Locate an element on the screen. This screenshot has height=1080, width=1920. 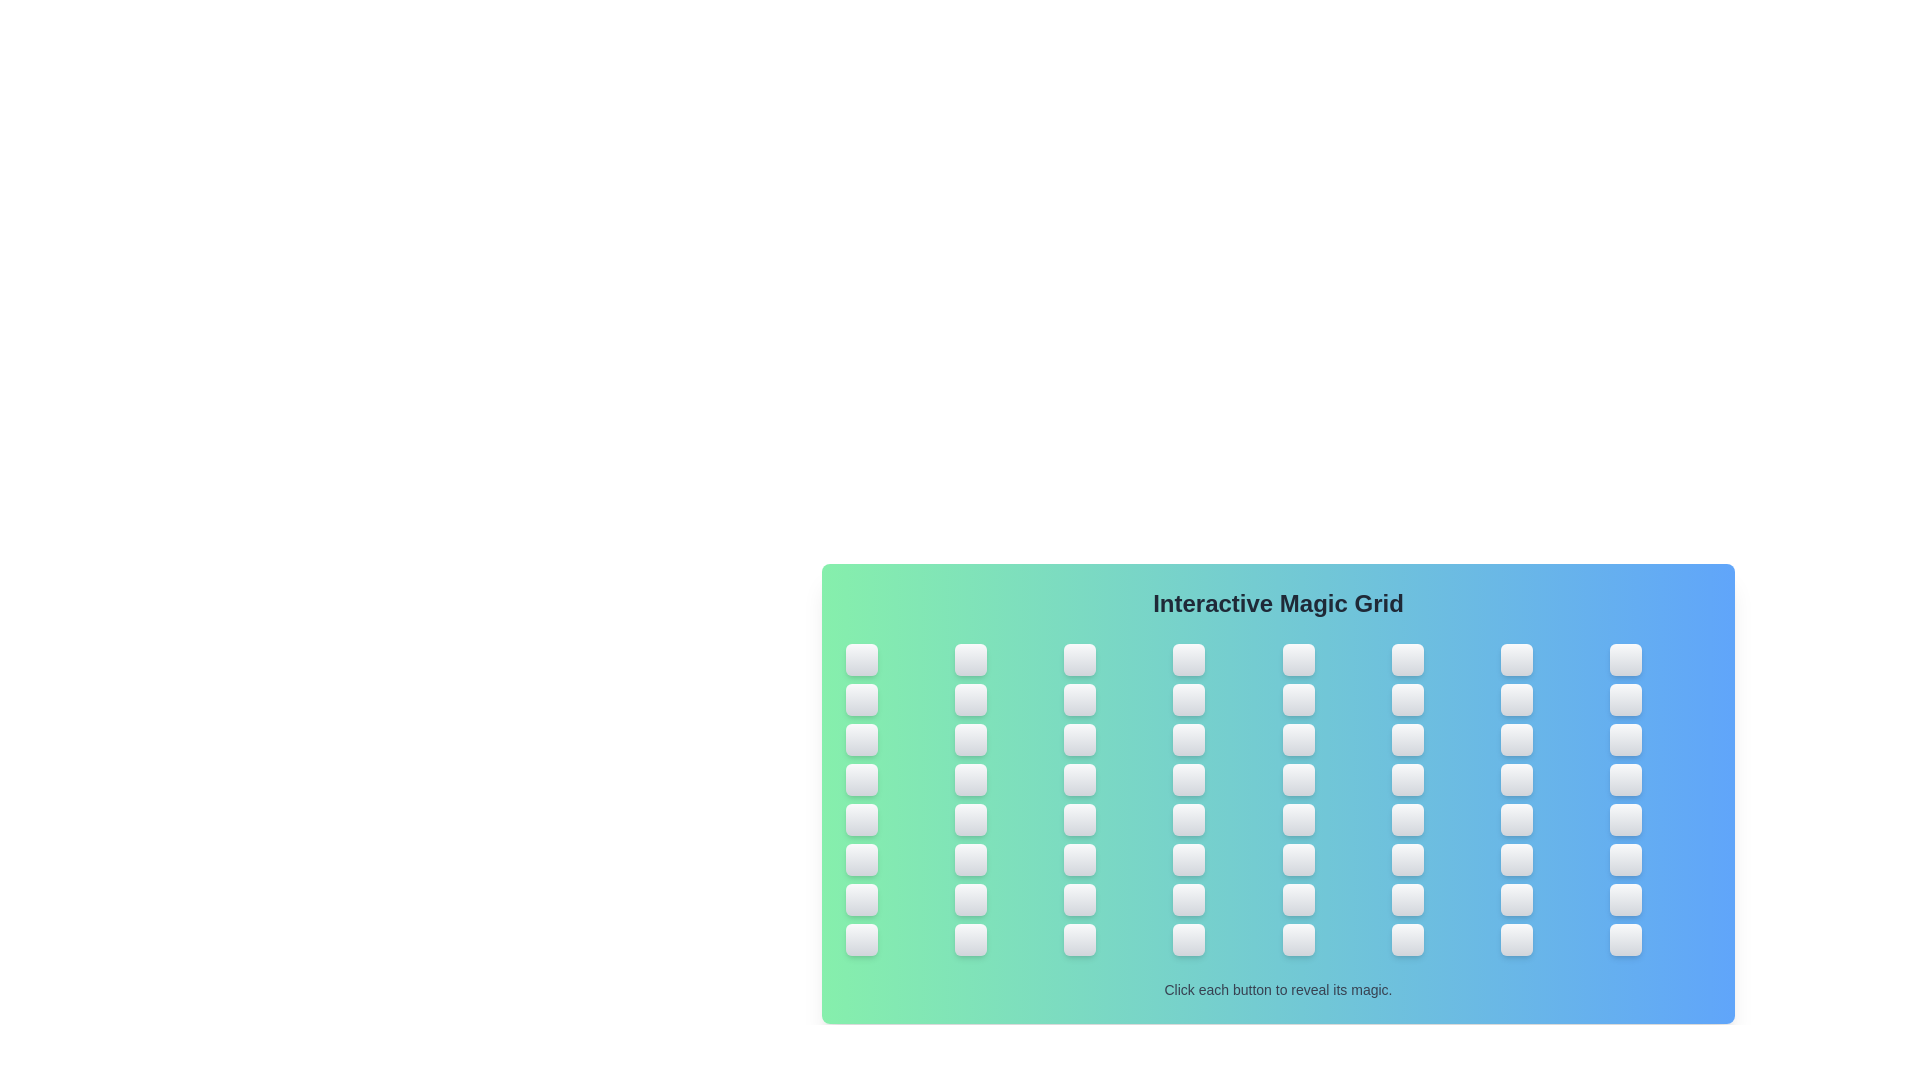
the header text 'Interactive Magic Grid' and read it is located at coordinates (1277, 603).